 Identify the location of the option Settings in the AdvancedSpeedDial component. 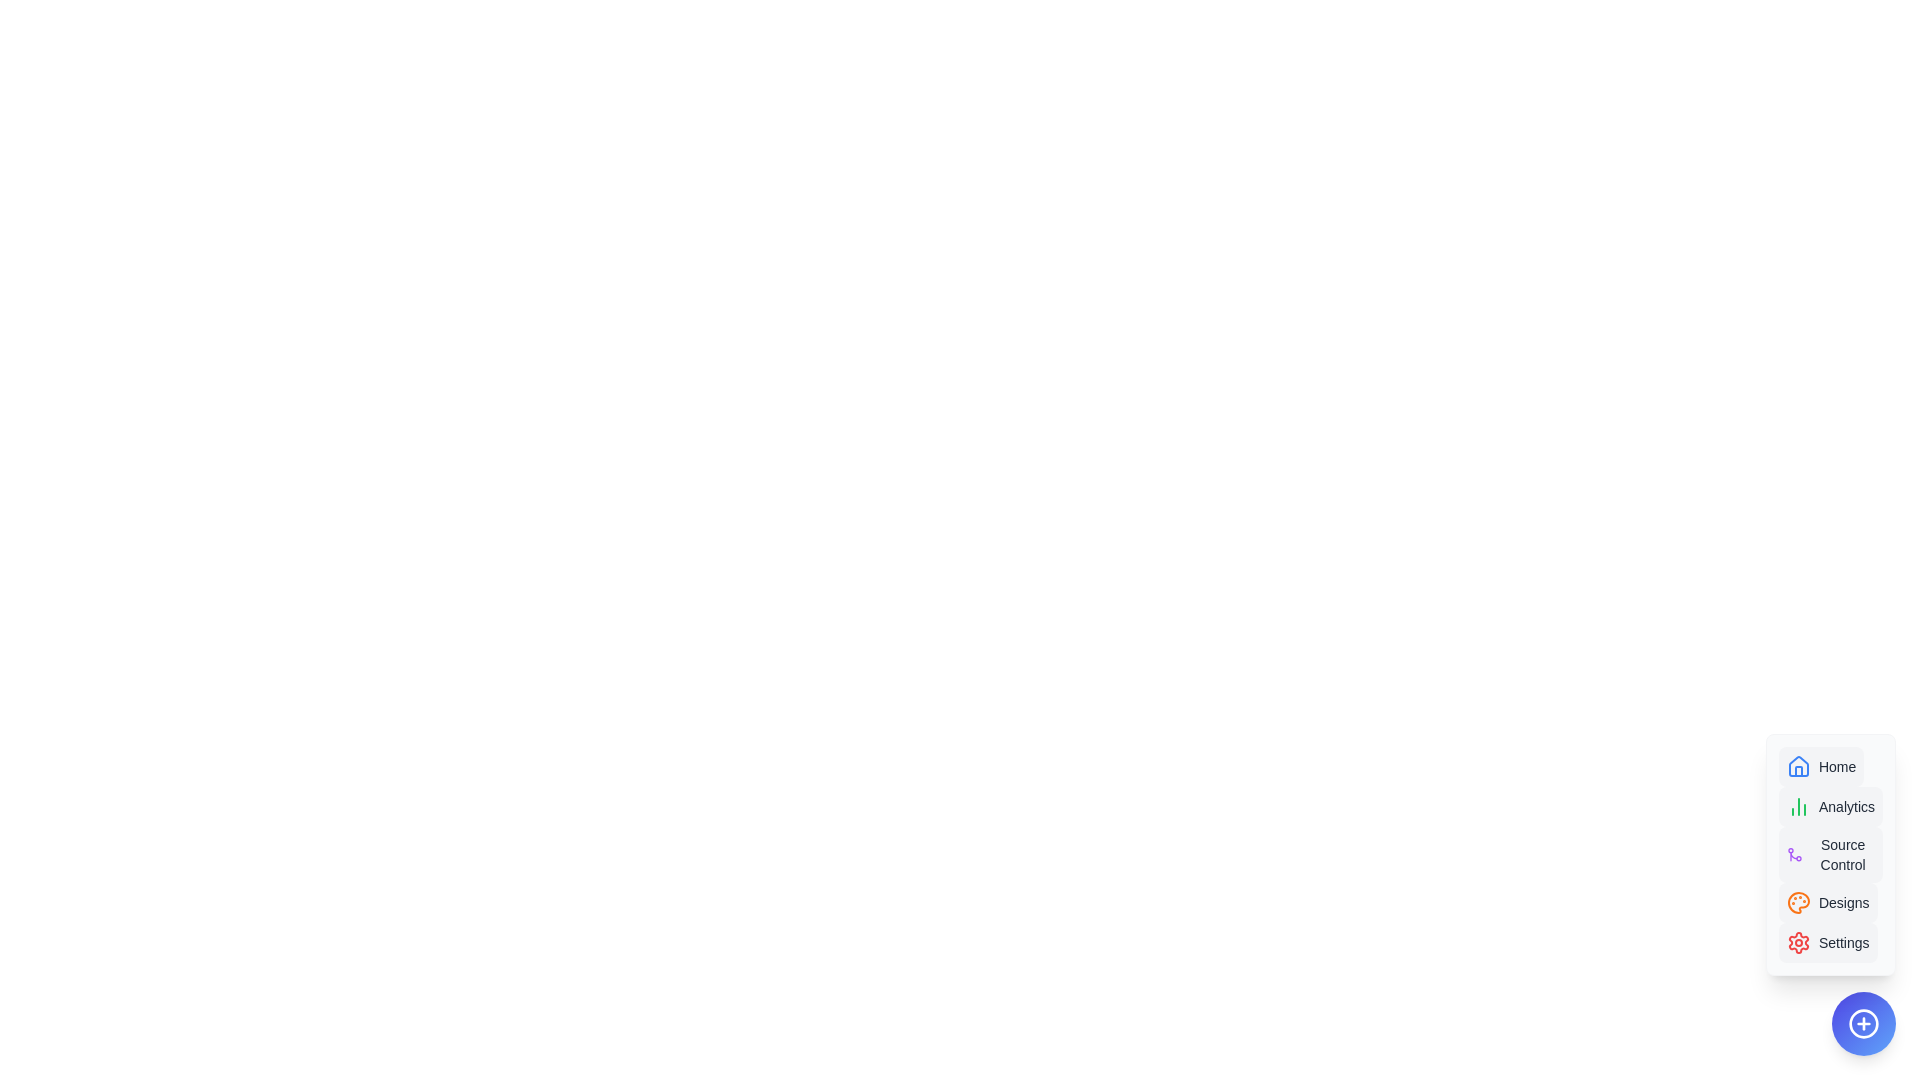
(1828, 942).